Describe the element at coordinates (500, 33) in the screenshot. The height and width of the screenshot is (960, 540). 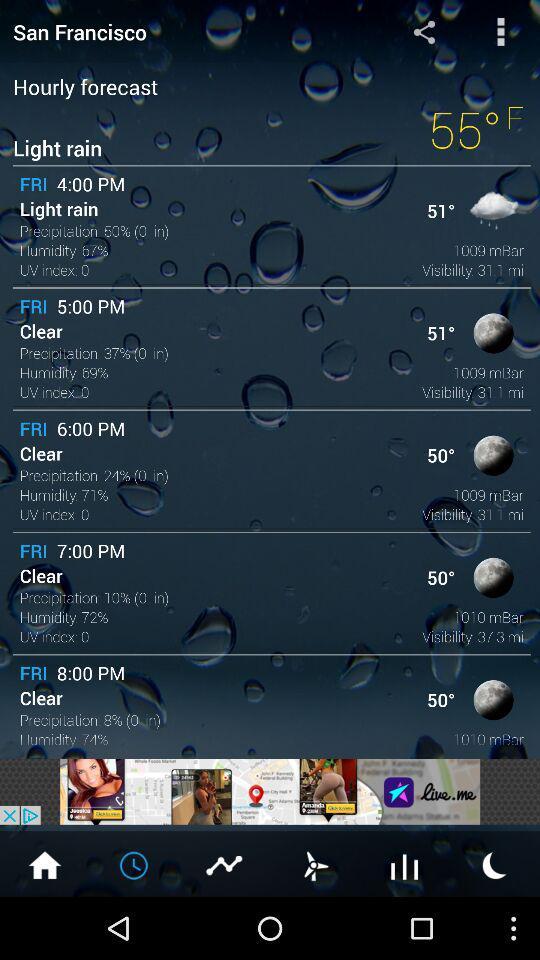
I see `the more icon` at that location.